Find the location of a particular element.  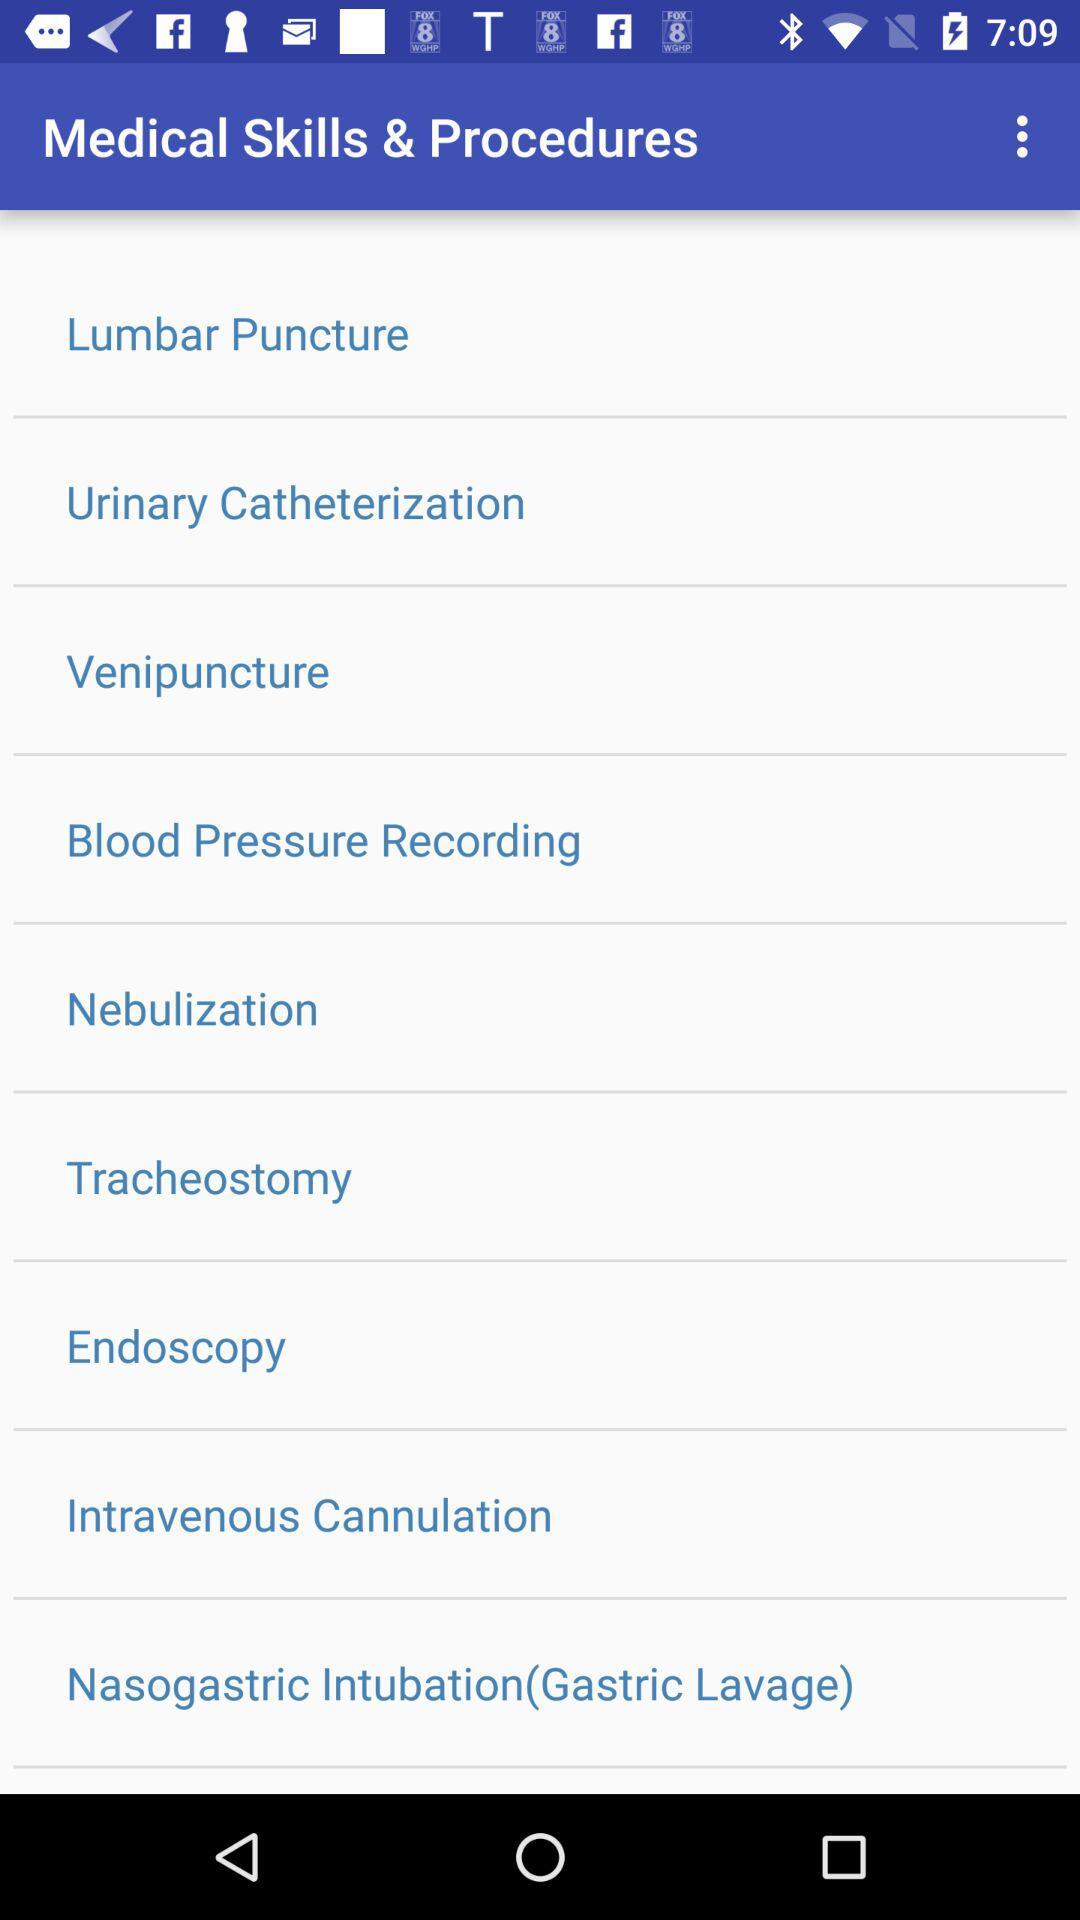

the endoscopy item is located at coordinates (540, 1345).